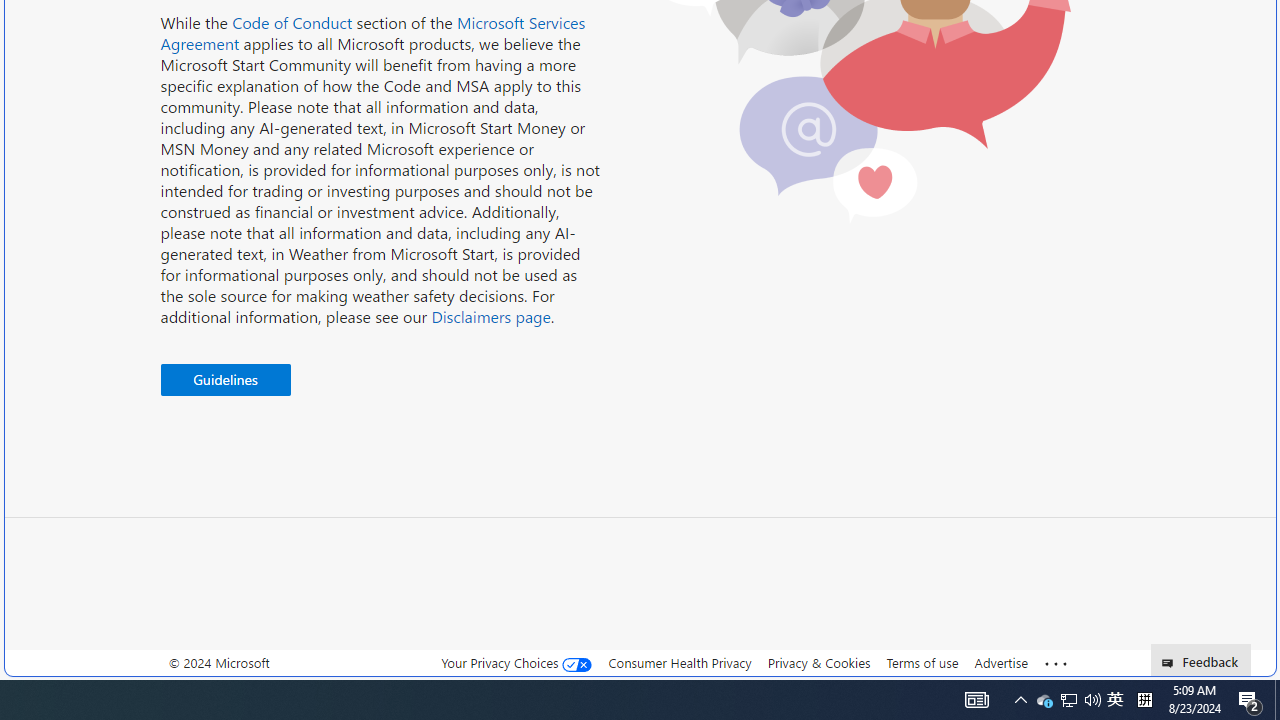 Image resolution: width=1280 pixels, height=720 pixels. What do you see at coordinates (680, 663) in the screenshot?
I see `'Consumer Health Privacy'` at bounding box center [680, 663].